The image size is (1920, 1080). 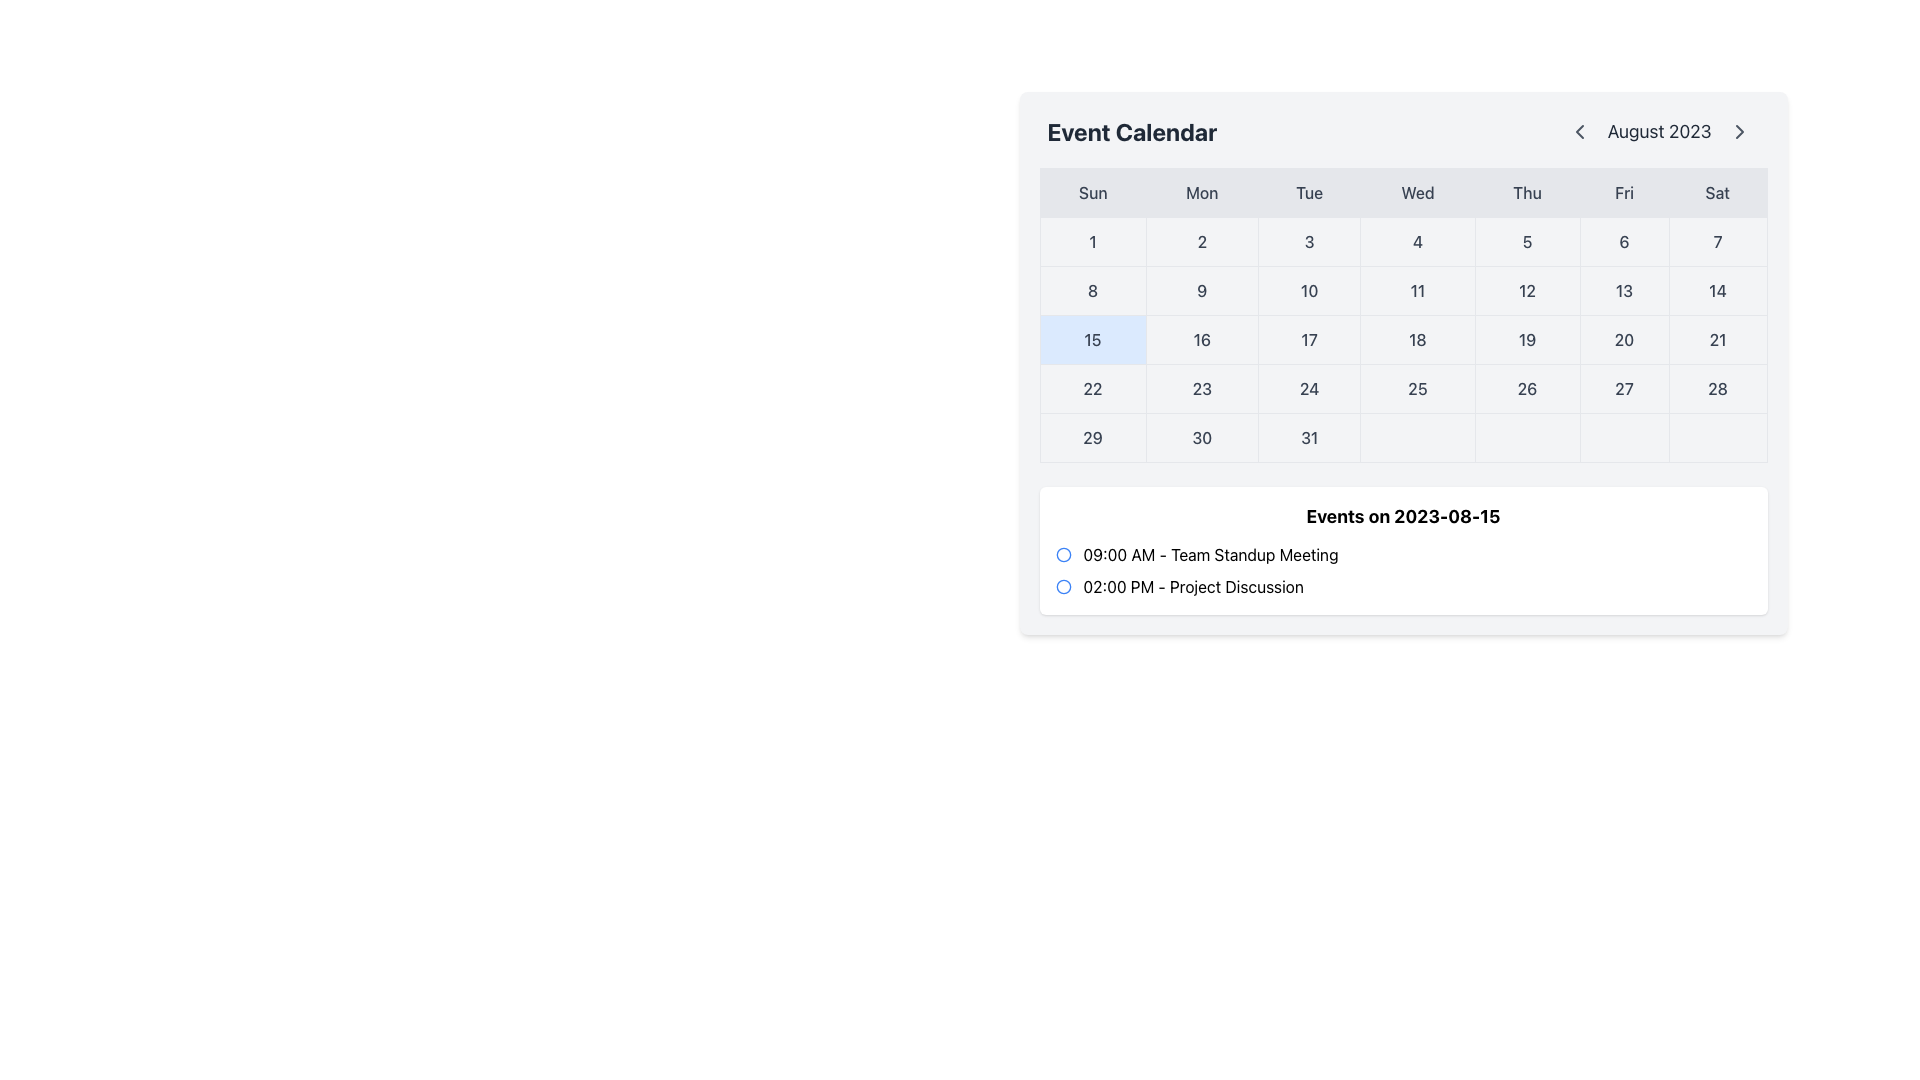 What do you see at coordinates (1402, 192) in the screenshot?
I see `the abbreviation in the Label row for the calendar grid` at bounding box center [1402, 192].